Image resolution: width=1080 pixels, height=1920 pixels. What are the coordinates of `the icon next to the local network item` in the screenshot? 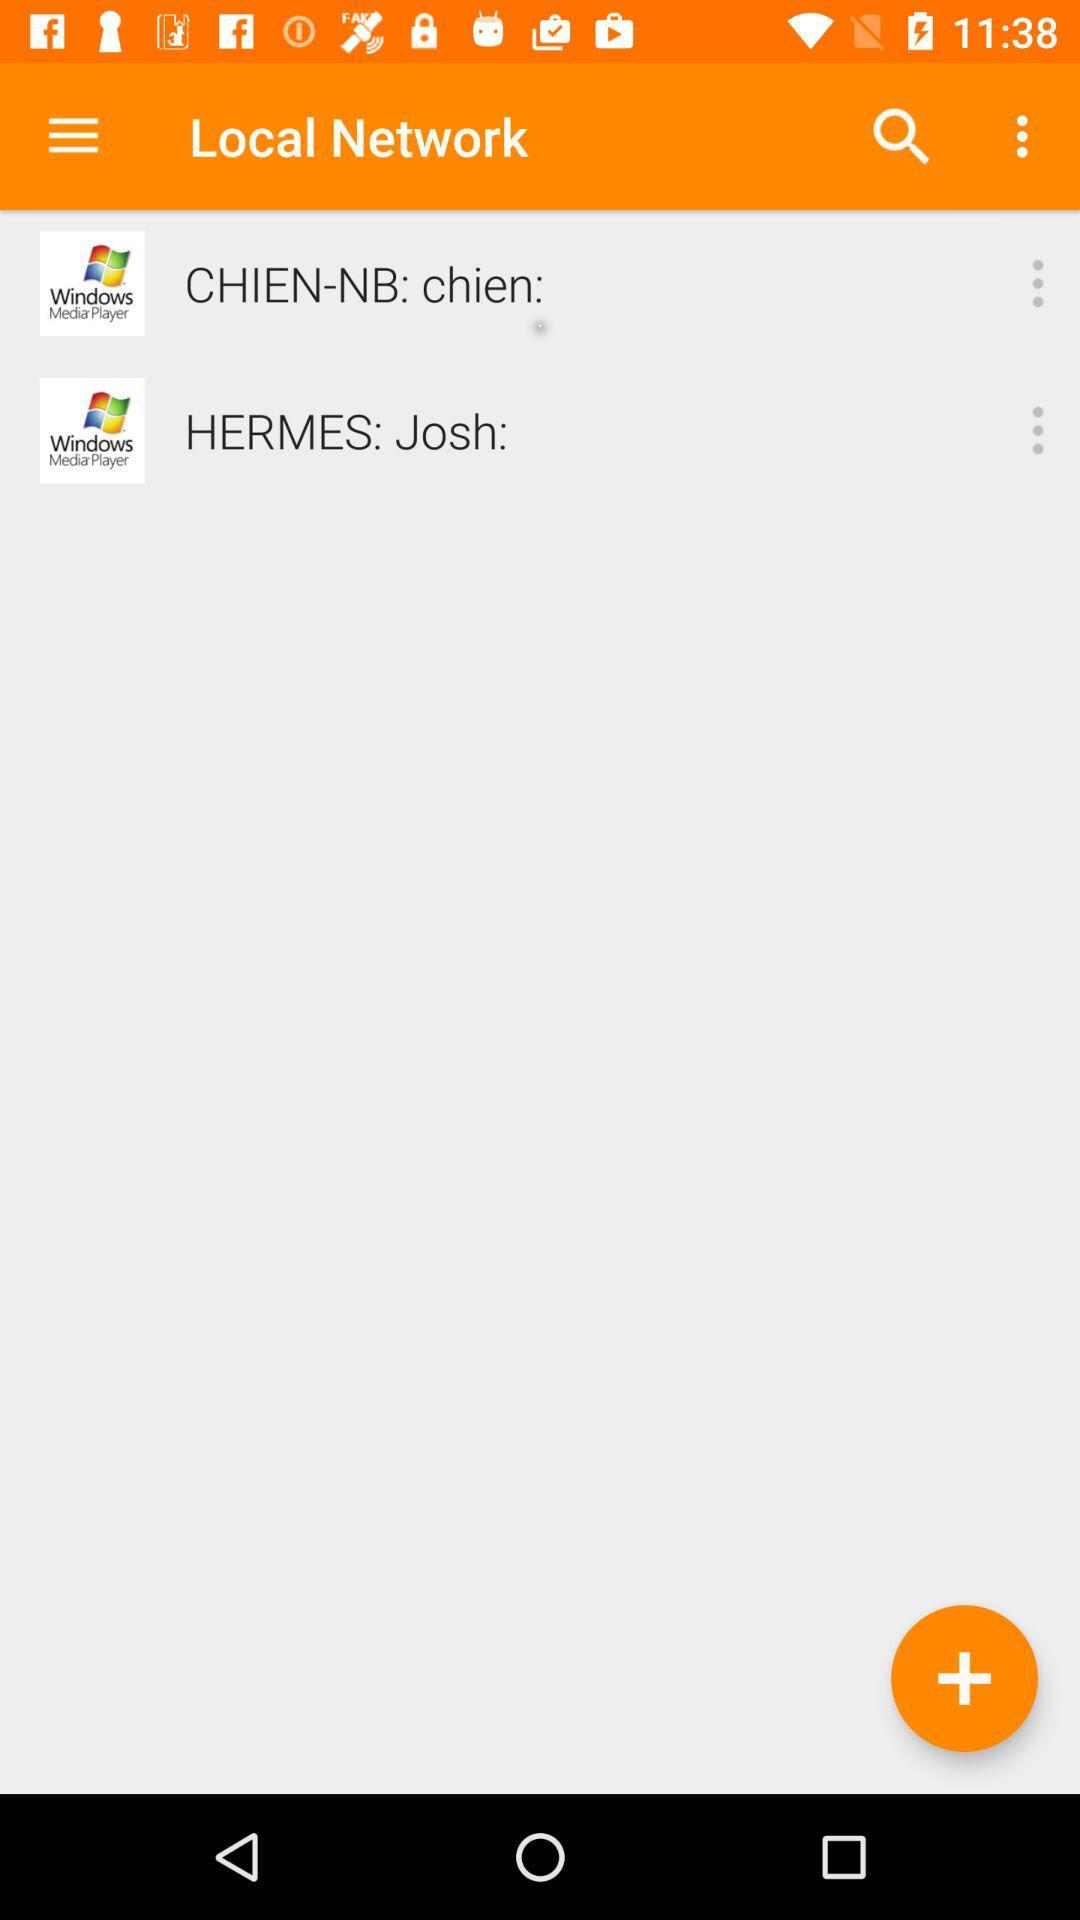 It's located at (901, 135).